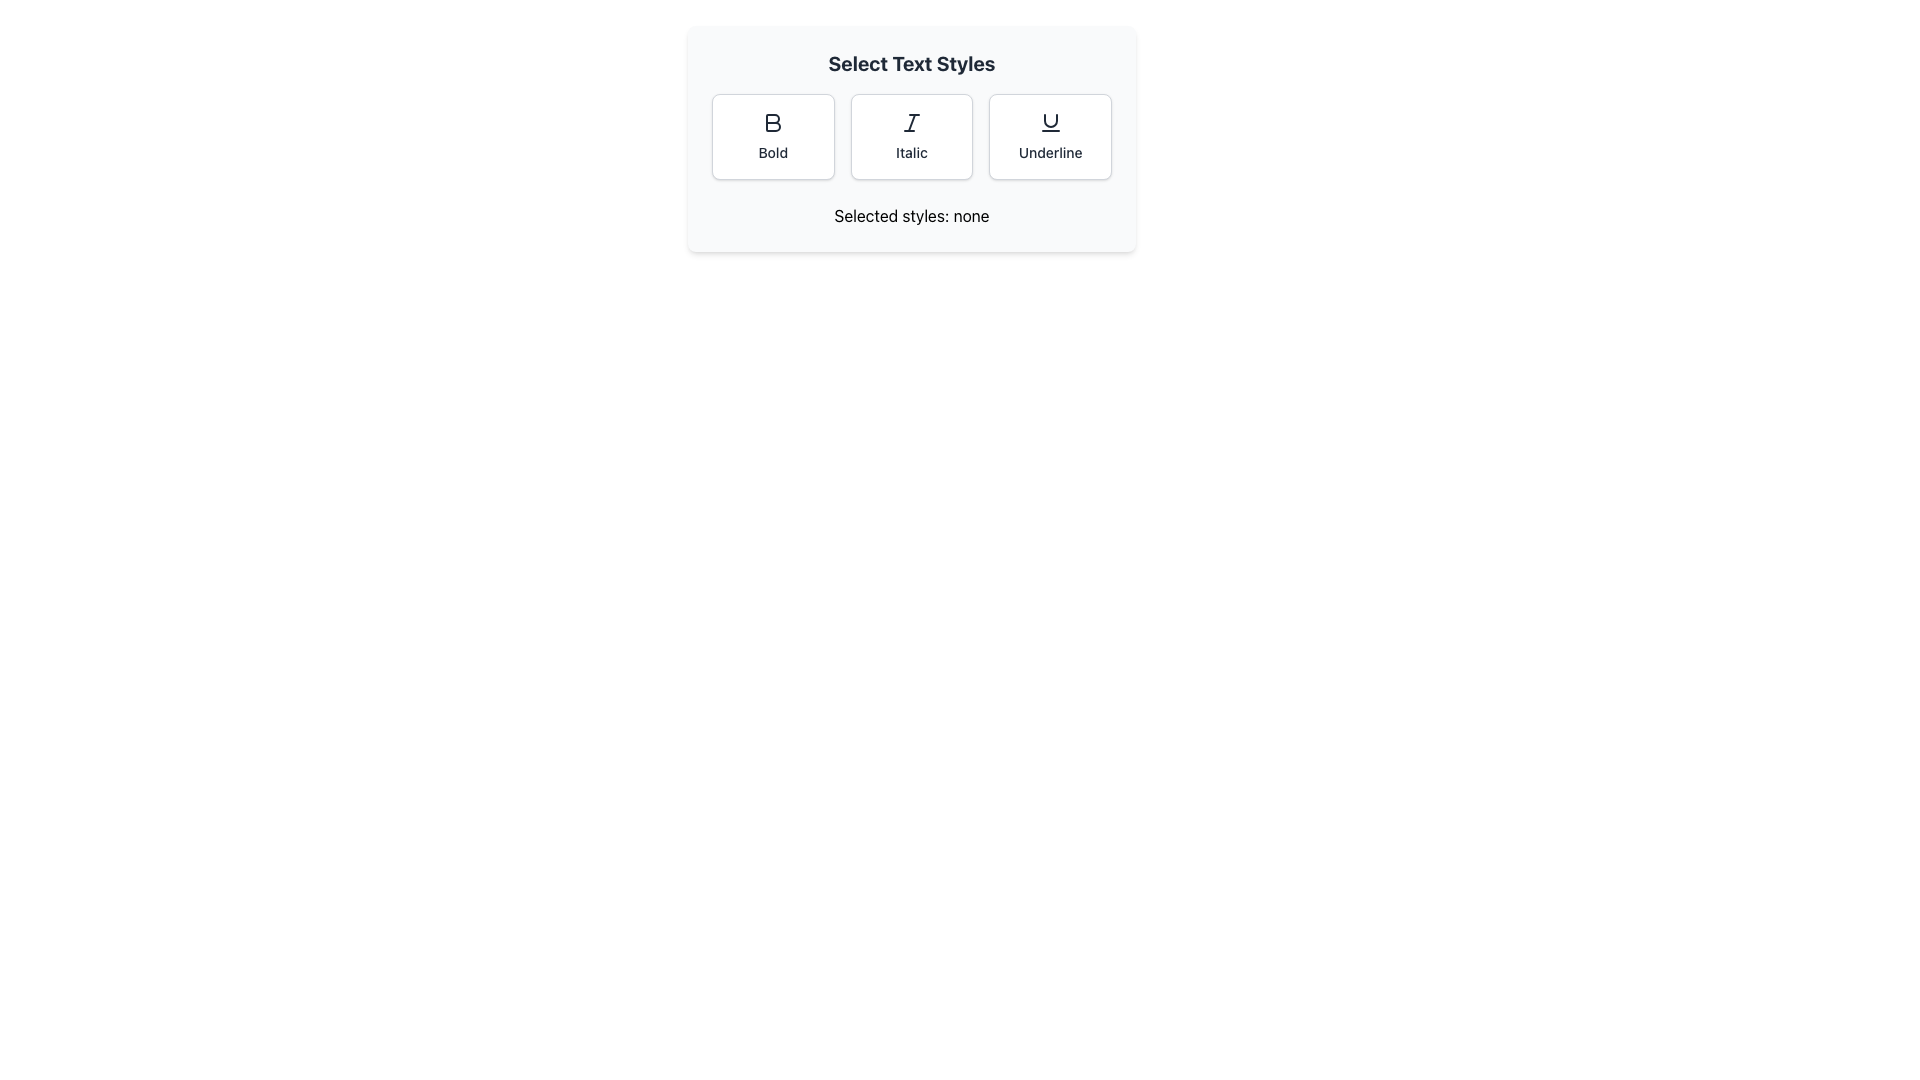 This screenshot has height=1080, width=1920. What do you see at coordinates (772, 152) in the screenshot?
I see `label of the text element displaying the word 'Bold', which is located inside a white box with rounded corners and a gray border` at bounding box center [772, 152].